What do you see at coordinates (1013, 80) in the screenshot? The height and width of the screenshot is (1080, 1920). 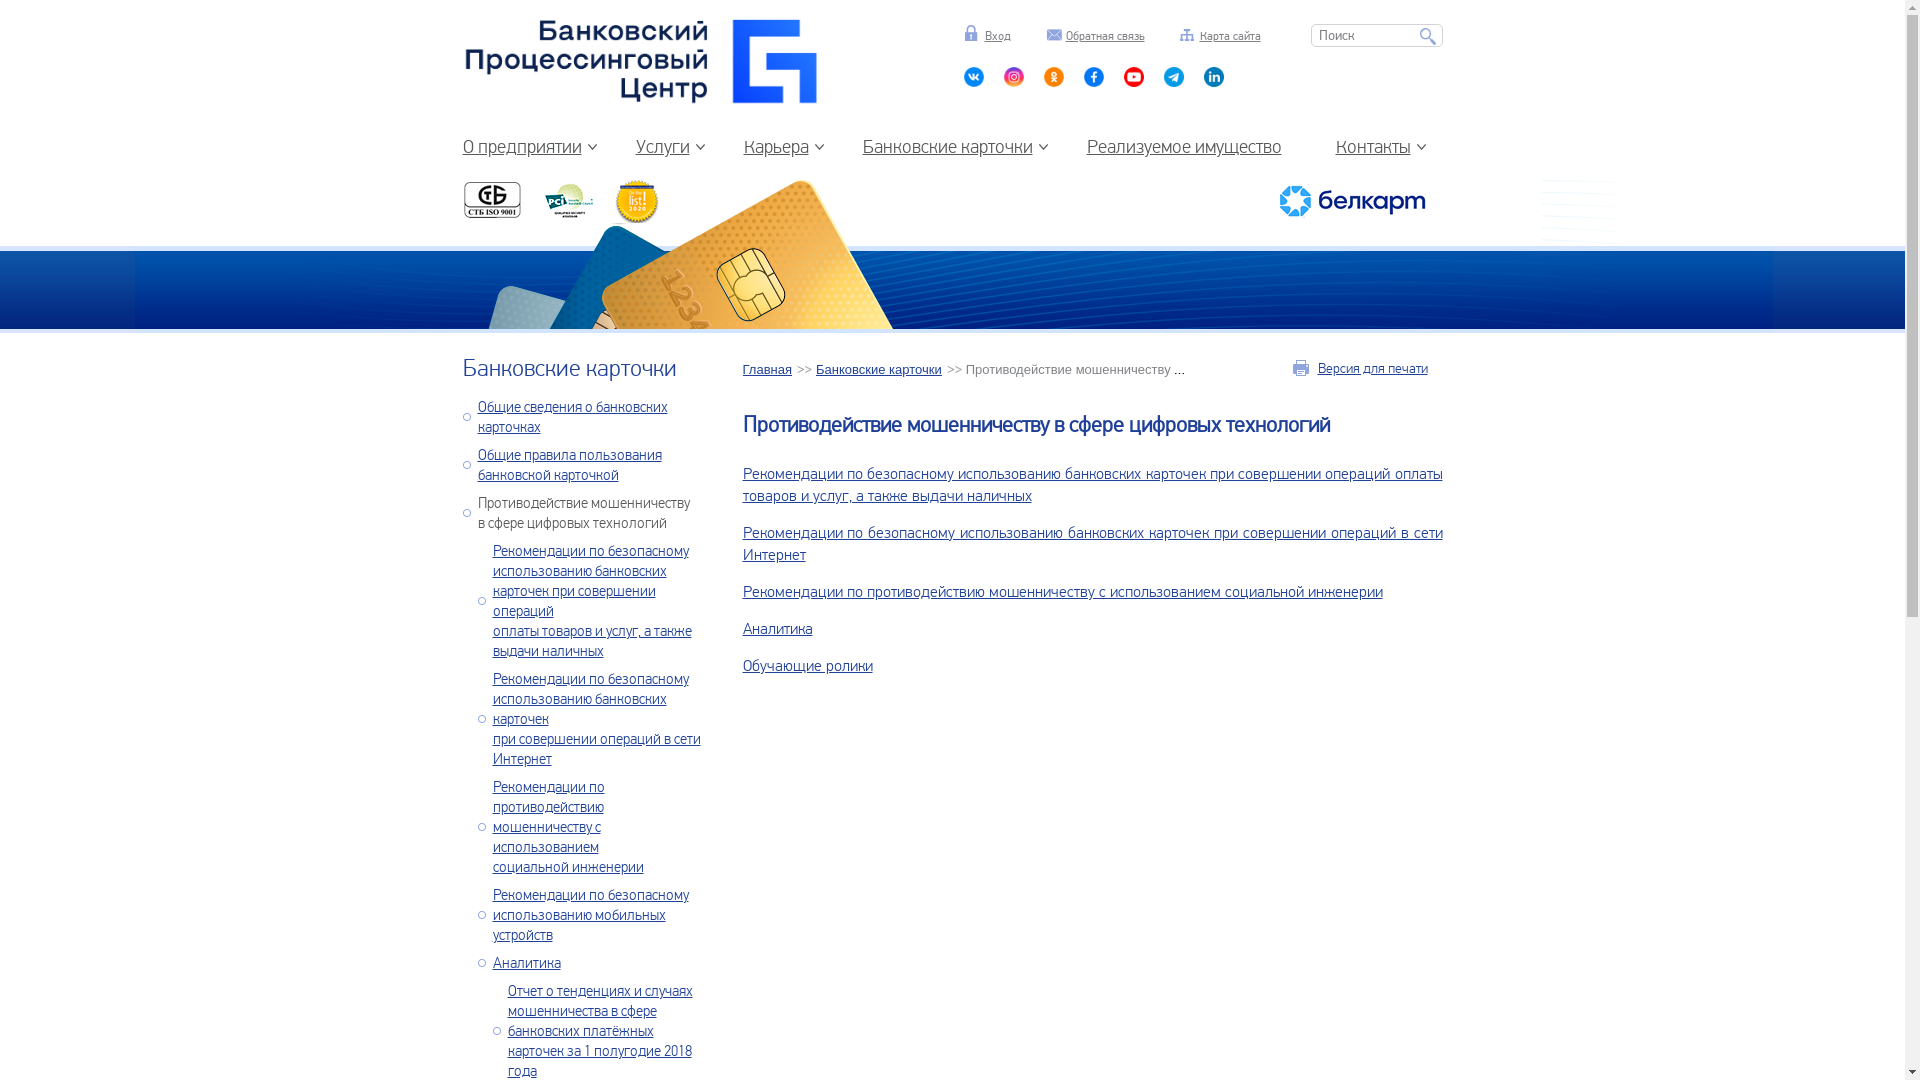 I see `'Instagram'` at bounding box center [1013, 80].